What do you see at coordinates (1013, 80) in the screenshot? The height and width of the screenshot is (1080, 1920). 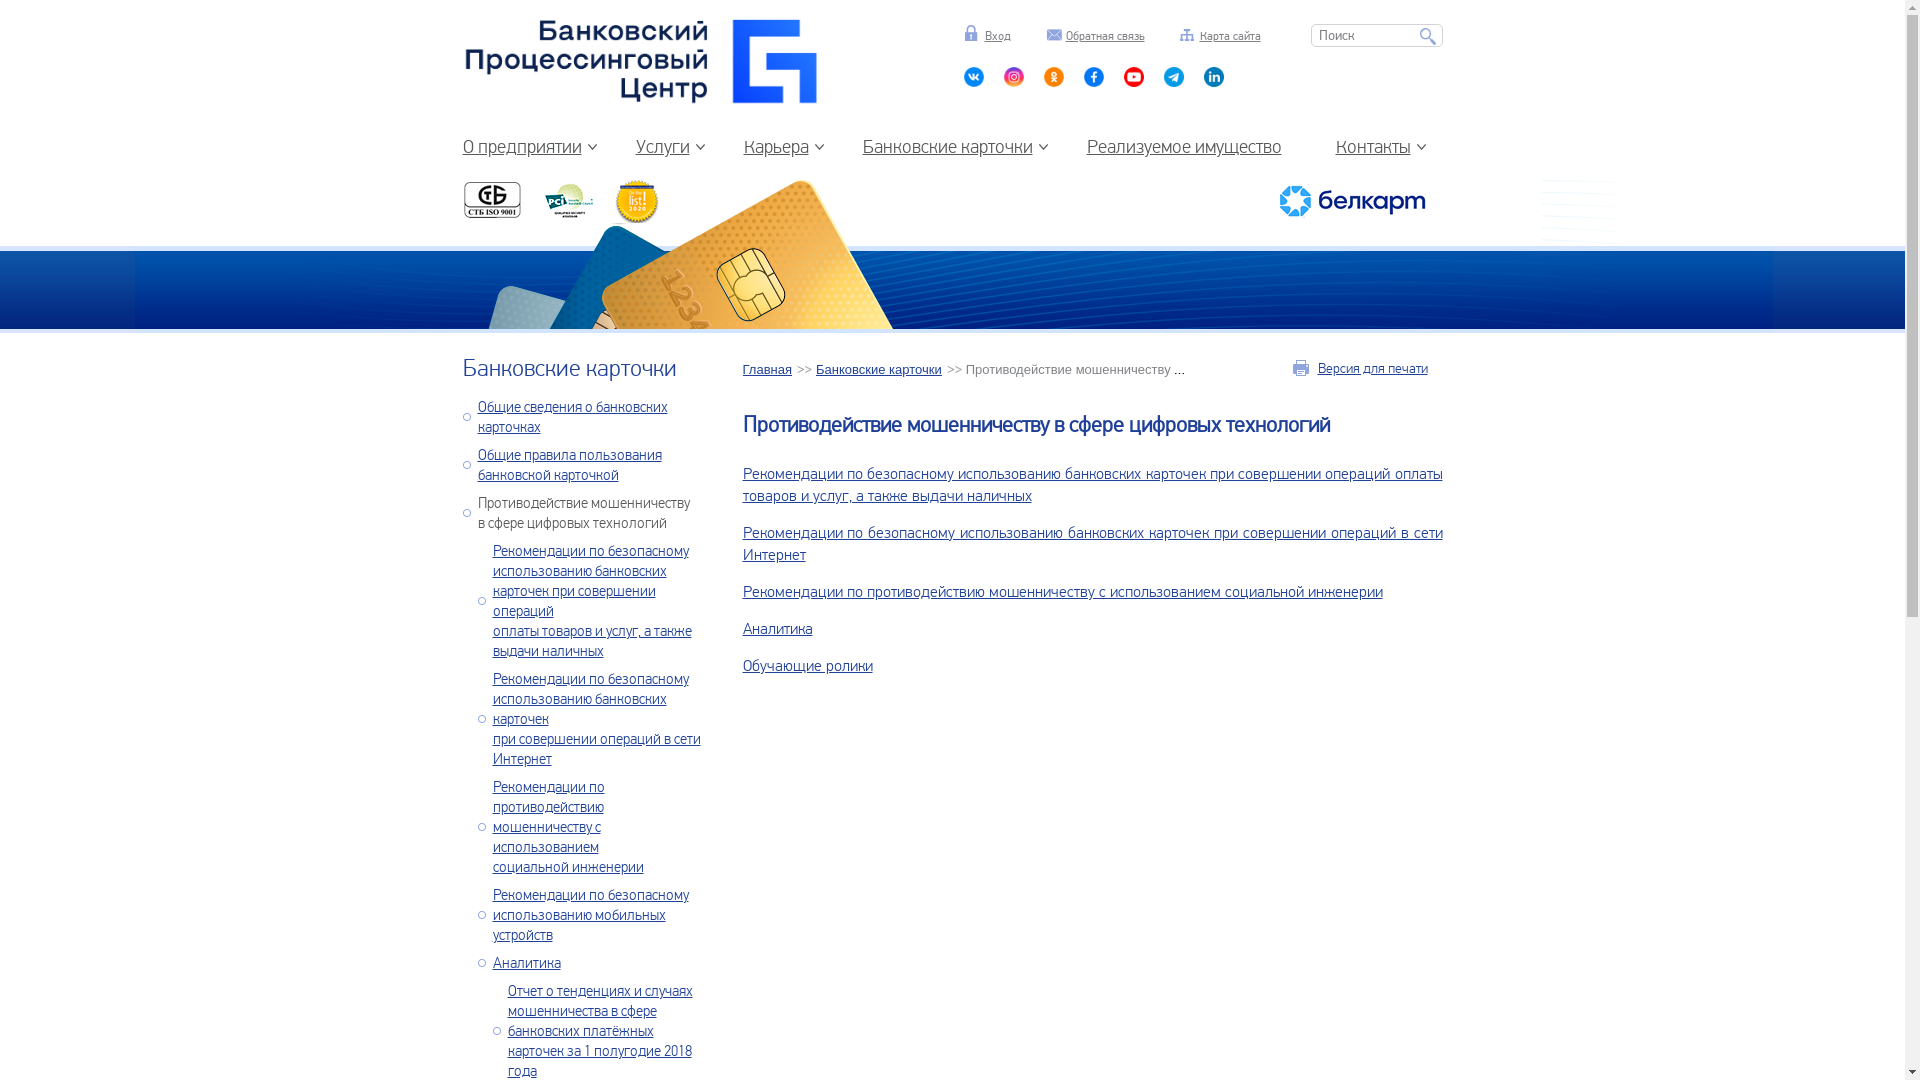 I see `'Instagram'` at bounding box center [1013, 80].